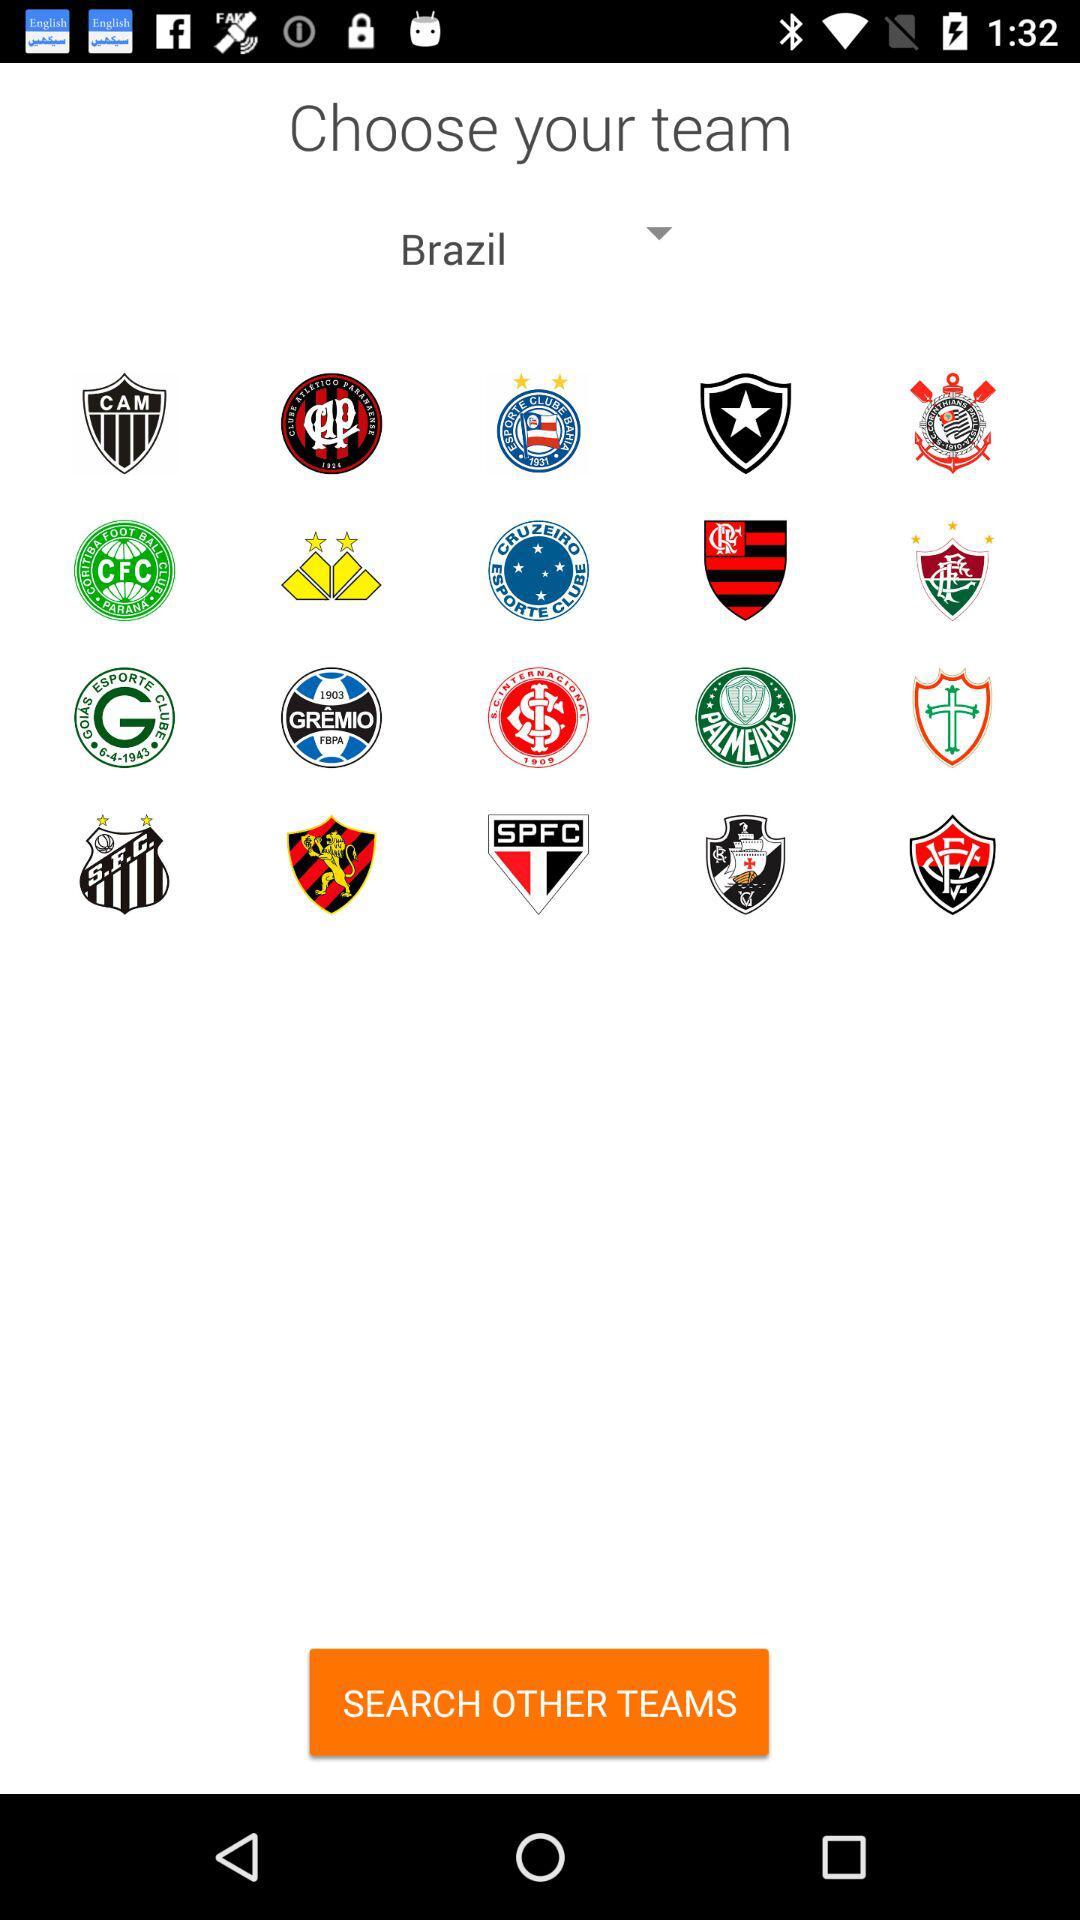 The image size is (1080, 1920). I want to click on the team spfc, so click(537, 864).